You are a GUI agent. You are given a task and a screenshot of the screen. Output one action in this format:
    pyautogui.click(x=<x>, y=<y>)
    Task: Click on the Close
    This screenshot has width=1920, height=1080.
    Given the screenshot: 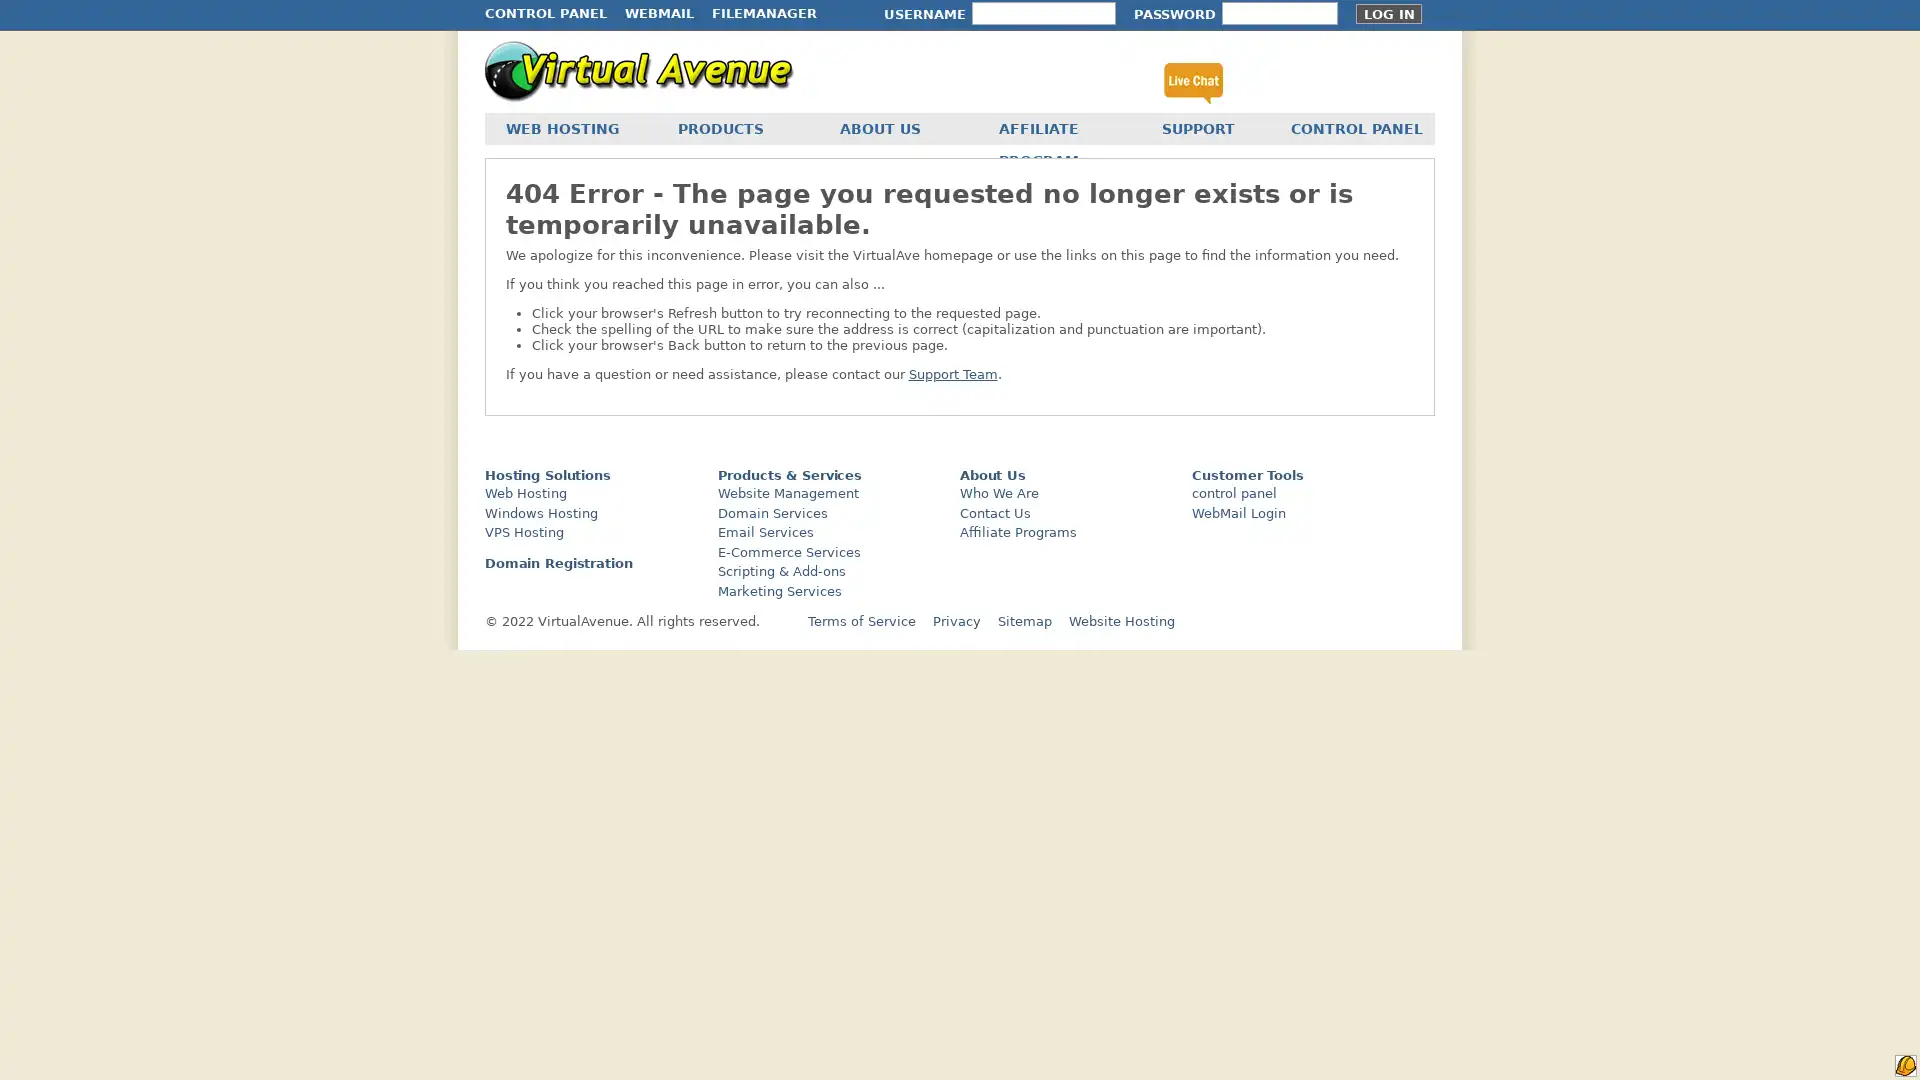 What is the action you would take?
    pyautogui.click(x=365, y=753)
    